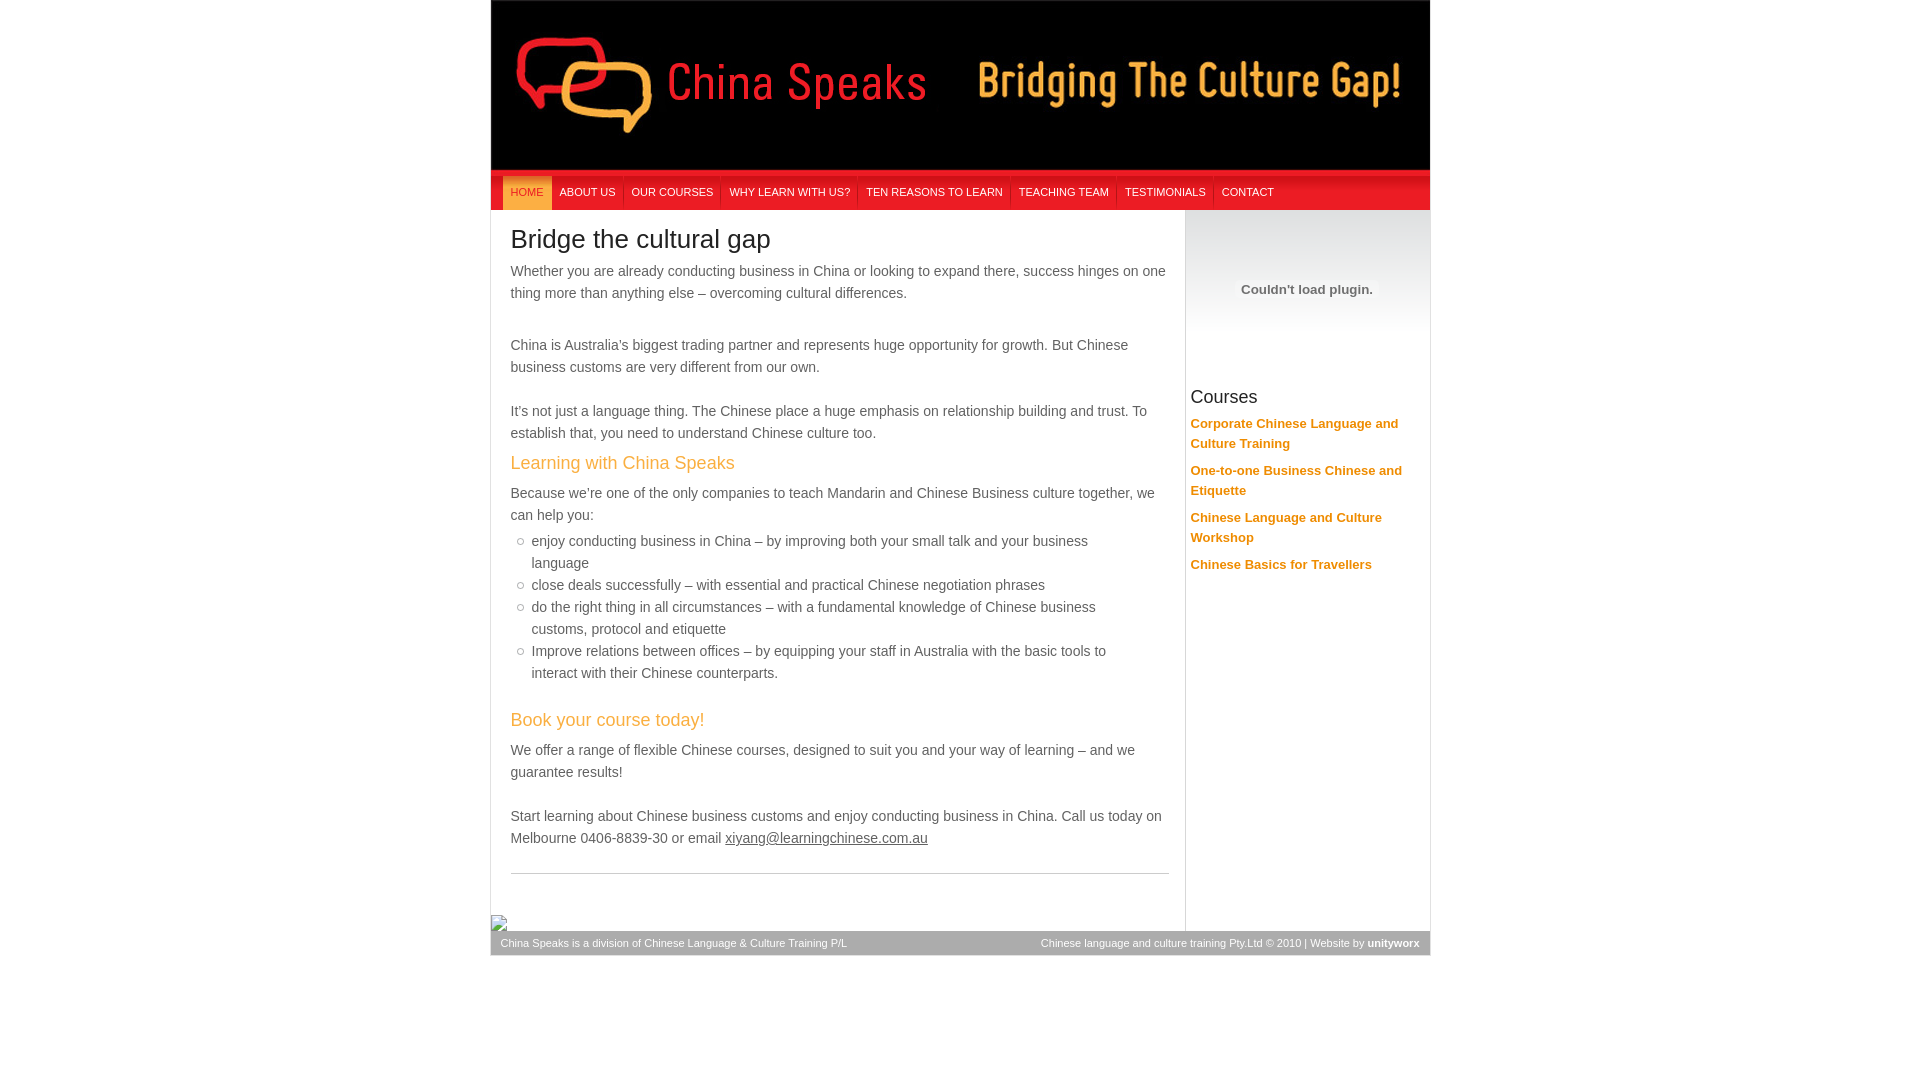 The height and width of the screenshot is (1080, 1920). I want to click on 'HOME', so click(526, 192).